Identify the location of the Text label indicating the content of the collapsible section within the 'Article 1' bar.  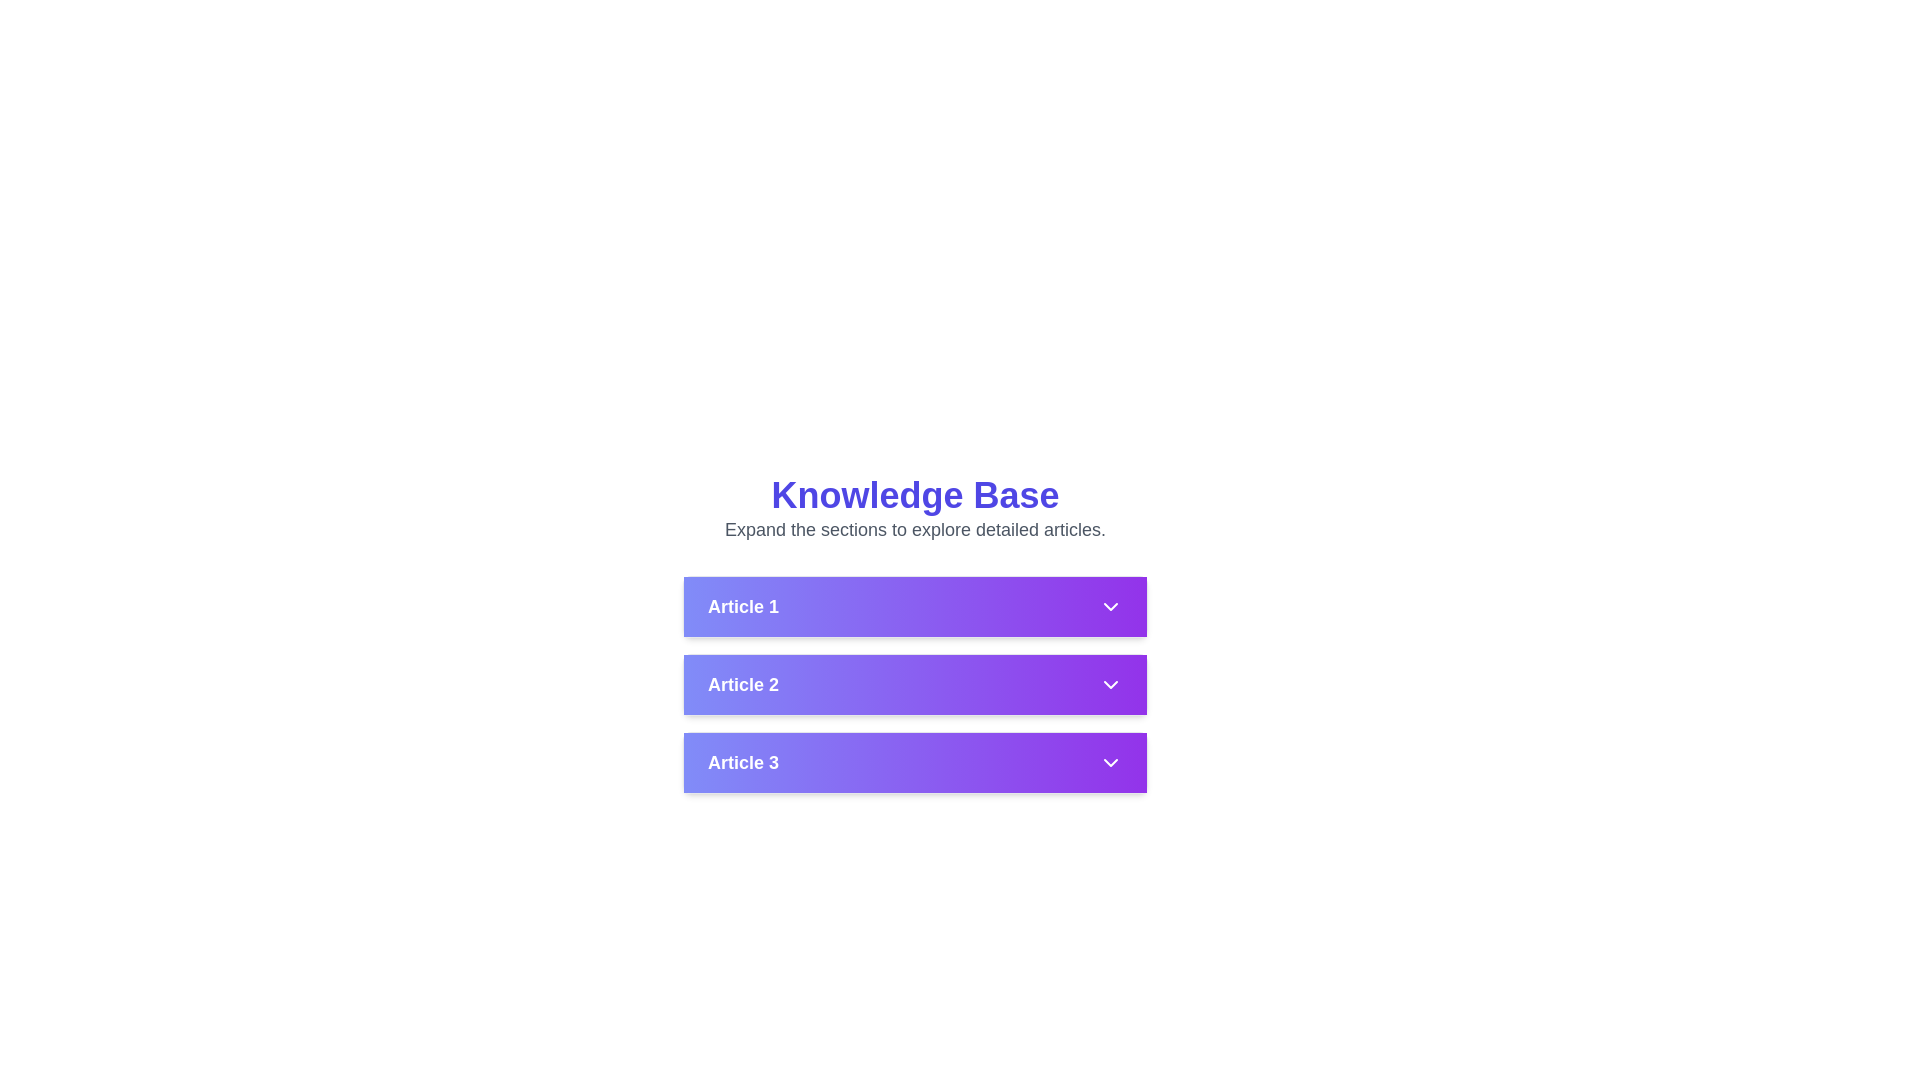
(742, 605).